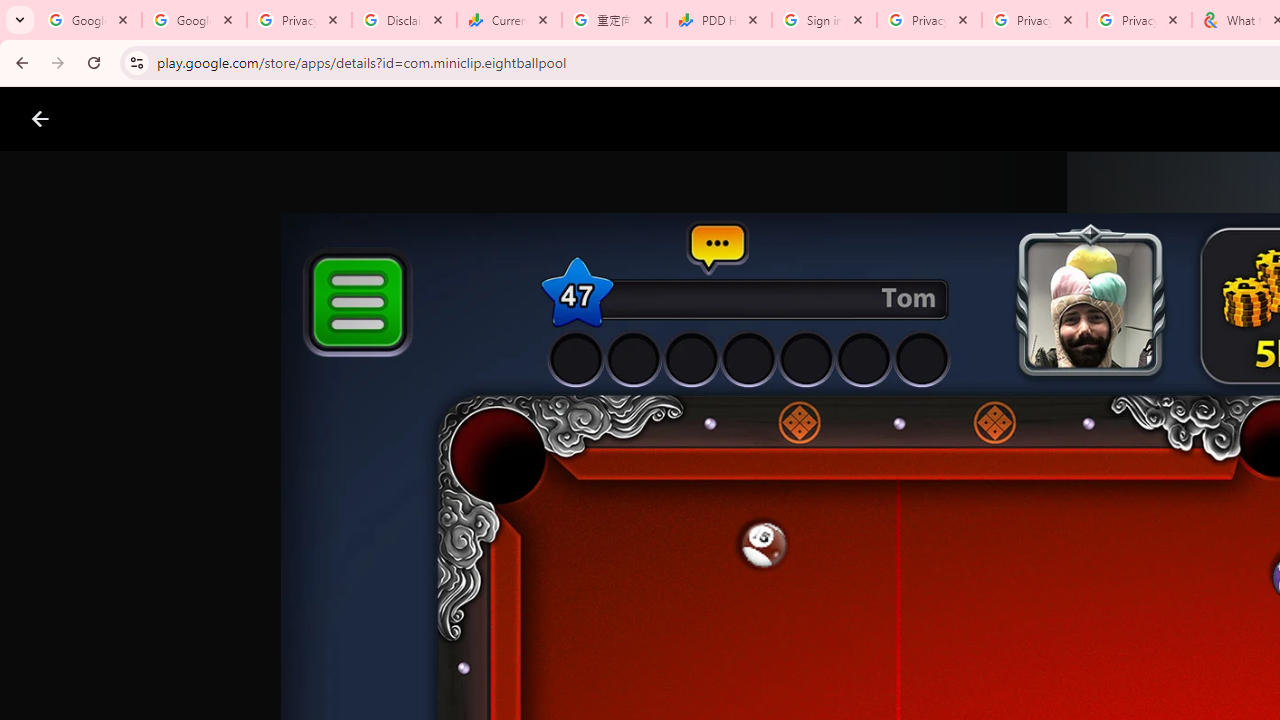 The width and height of the screenshot is (1280, 720). What do you see at coordinates (719, 20) in the screenshot?
I see `'PDD Holdings Inc - ADR (PDD) Price & News - Google Finance'` at bounding box center [719, 20].